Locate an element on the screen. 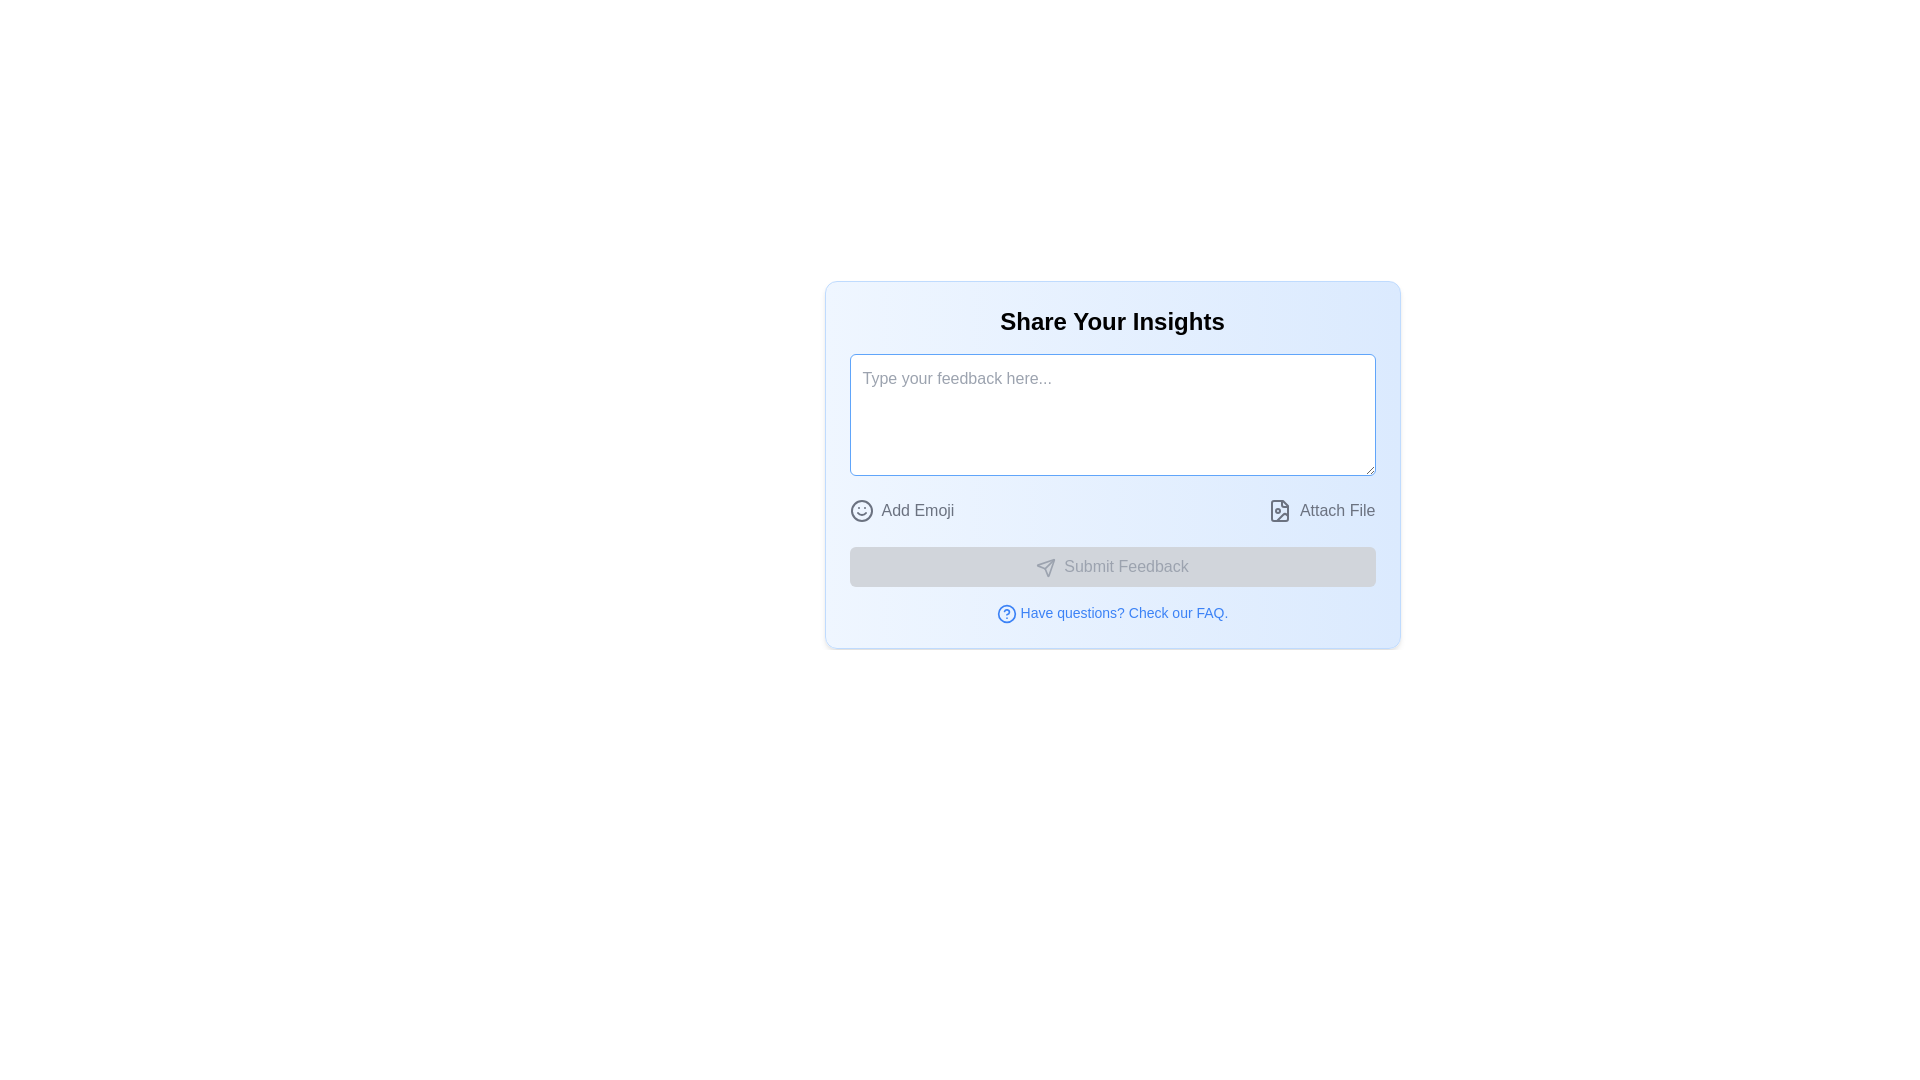  the 'Add Emoji' text label or its accompanying smiley face icon located at the bottom left section of the 'Share Your Insights' panel to initiate adding emojis is located at coordinates (901, 509).